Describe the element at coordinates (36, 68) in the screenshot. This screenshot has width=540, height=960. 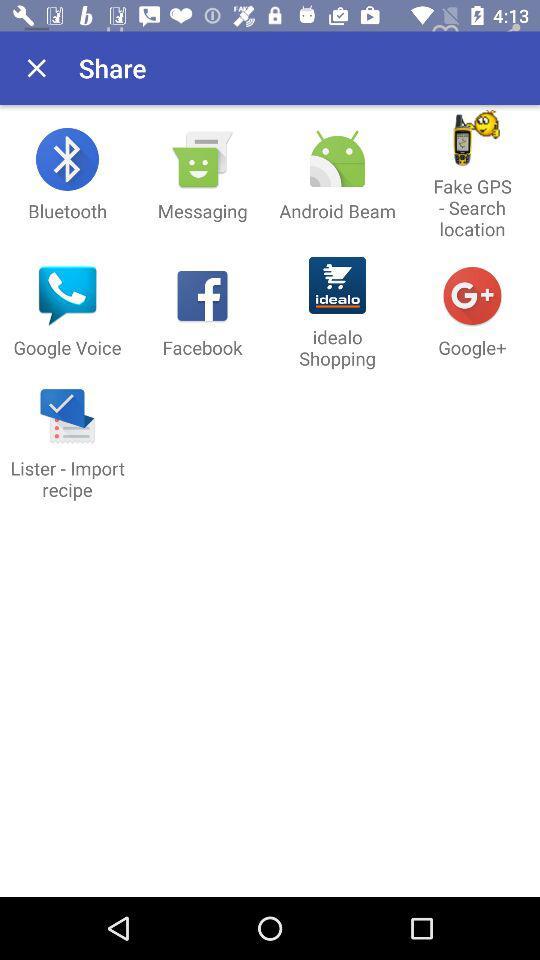
I see `the icon next to the share item` at that location.